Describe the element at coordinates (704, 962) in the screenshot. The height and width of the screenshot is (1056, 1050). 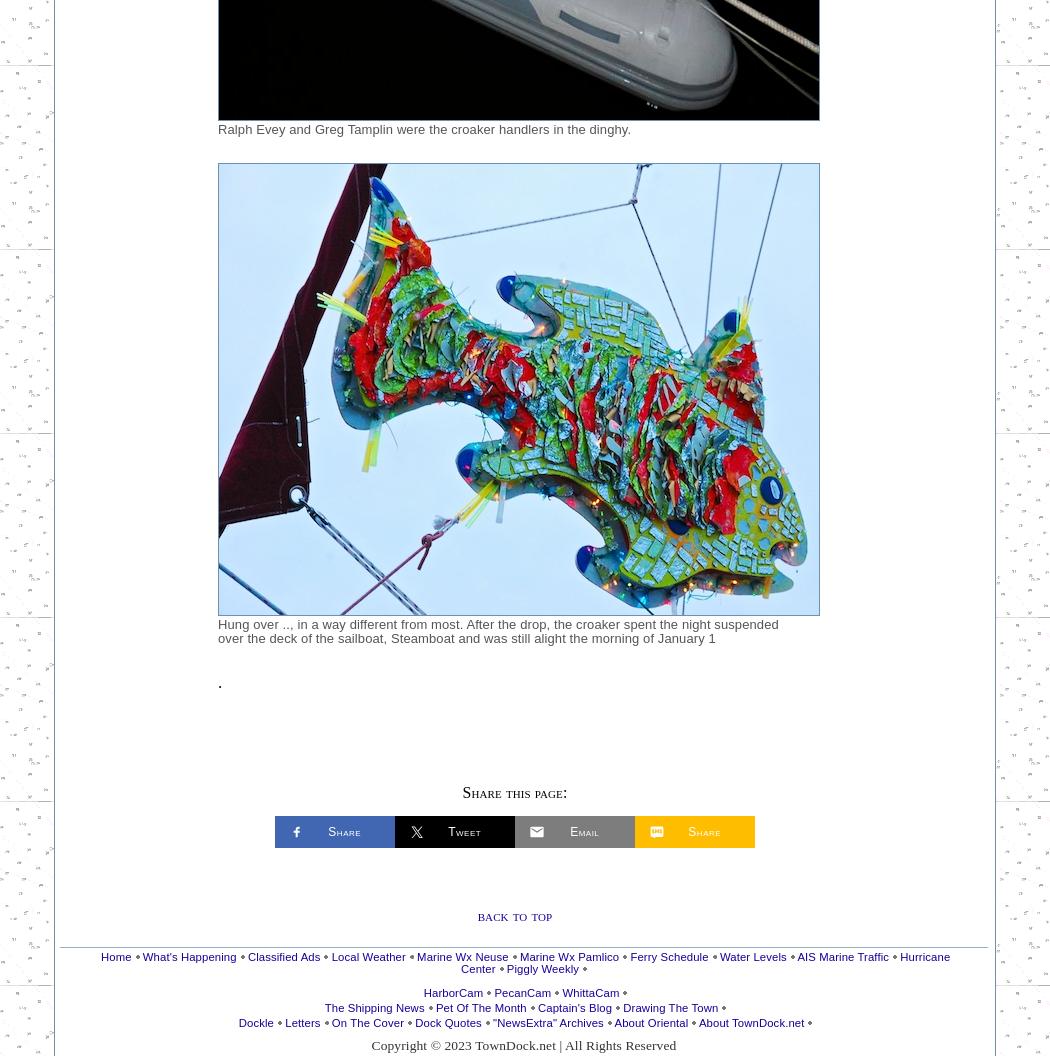
I see `'Hurricane Center'` at that location.